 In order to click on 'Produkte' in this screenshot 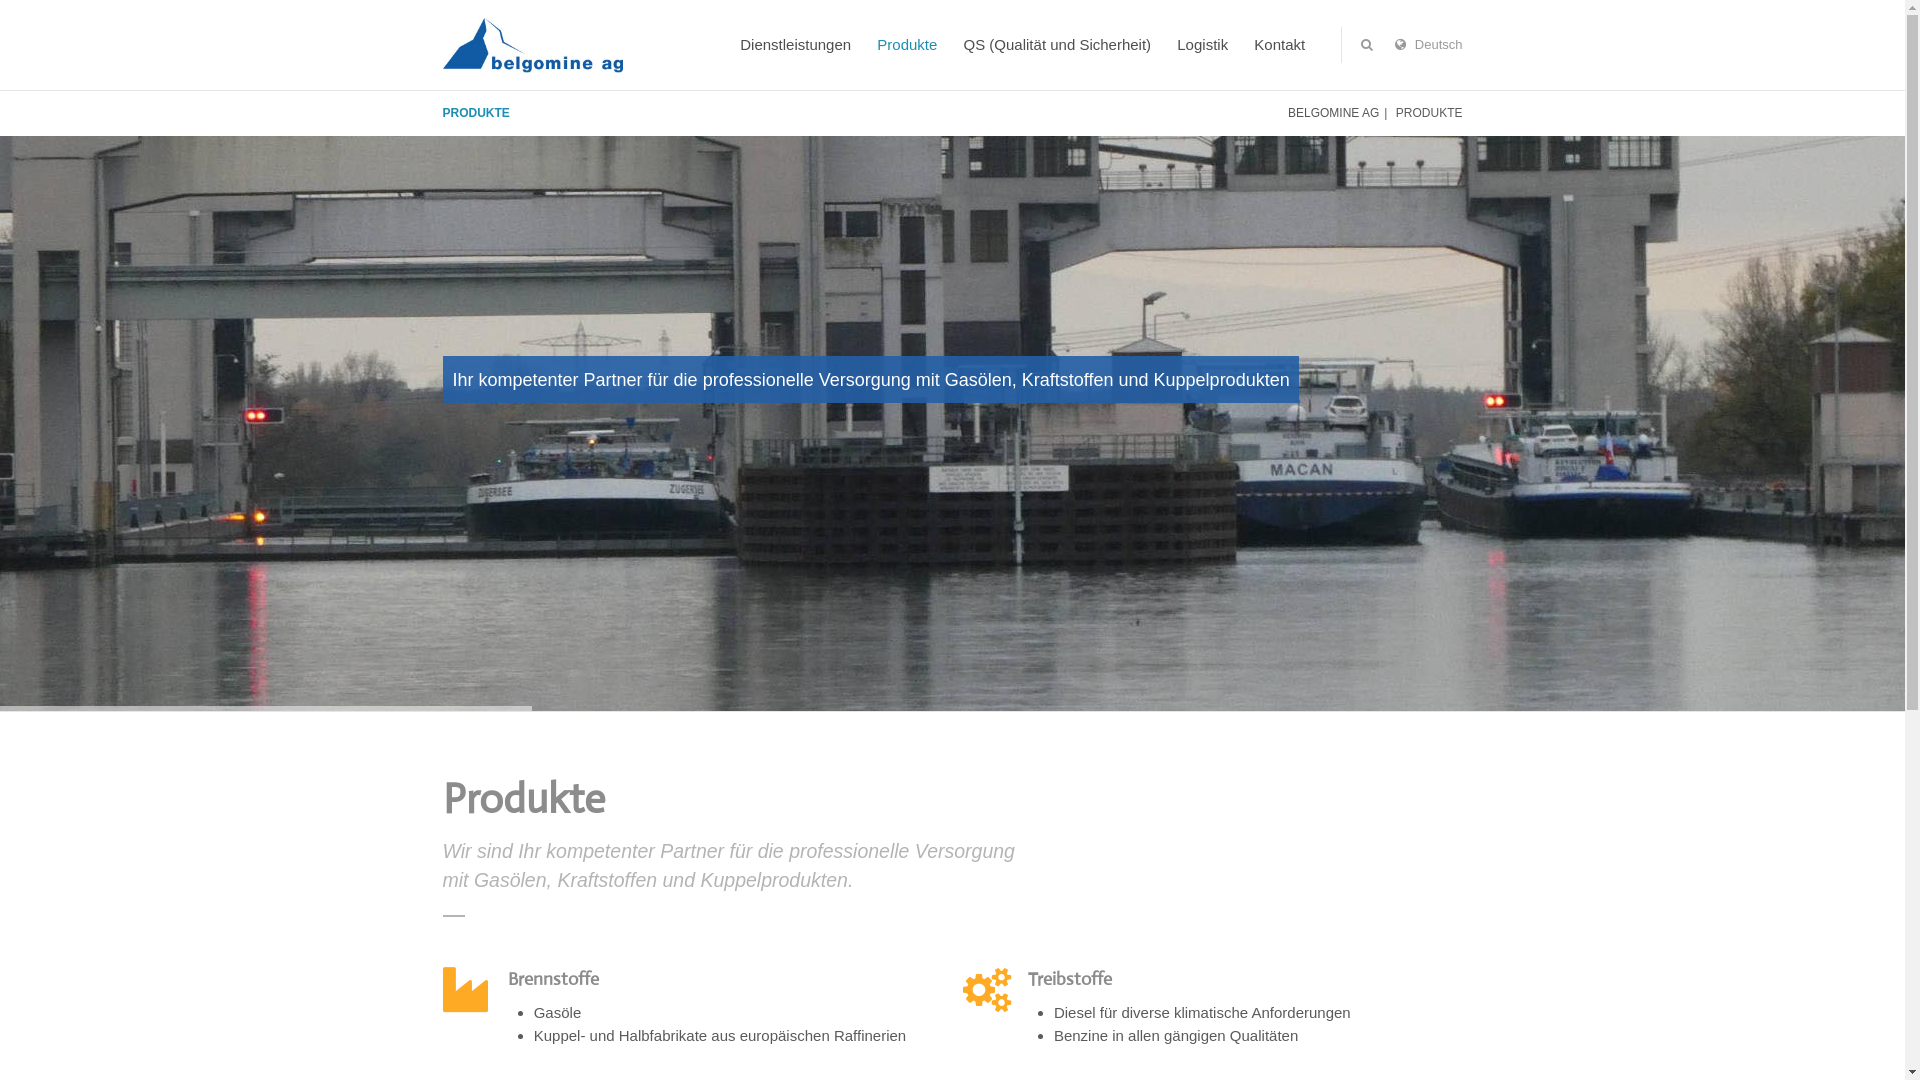, I will do `click(906, 45)`.